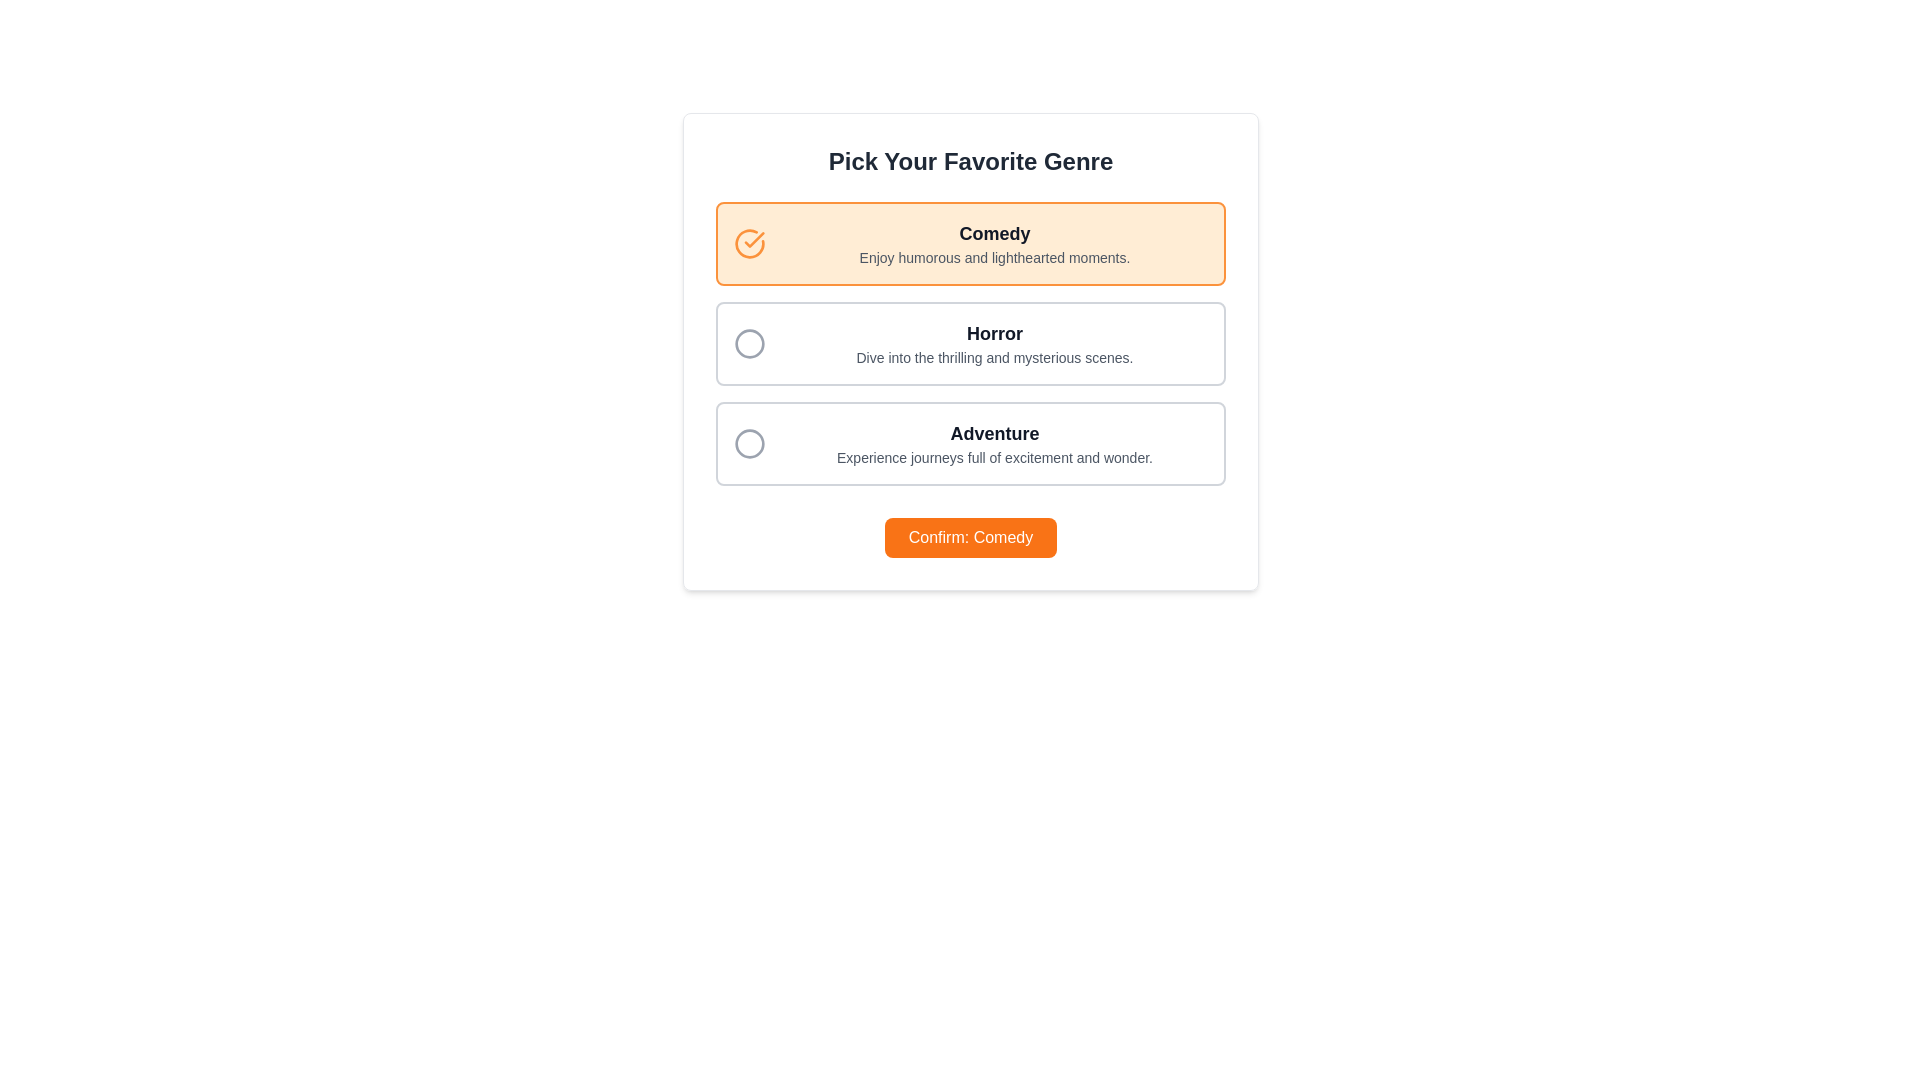  Describe the element at coordinates (748, 342) in the screenshot. I see `the second circular icon from the top in the list of genre options, which represents the 'Horror' genre` at that location.